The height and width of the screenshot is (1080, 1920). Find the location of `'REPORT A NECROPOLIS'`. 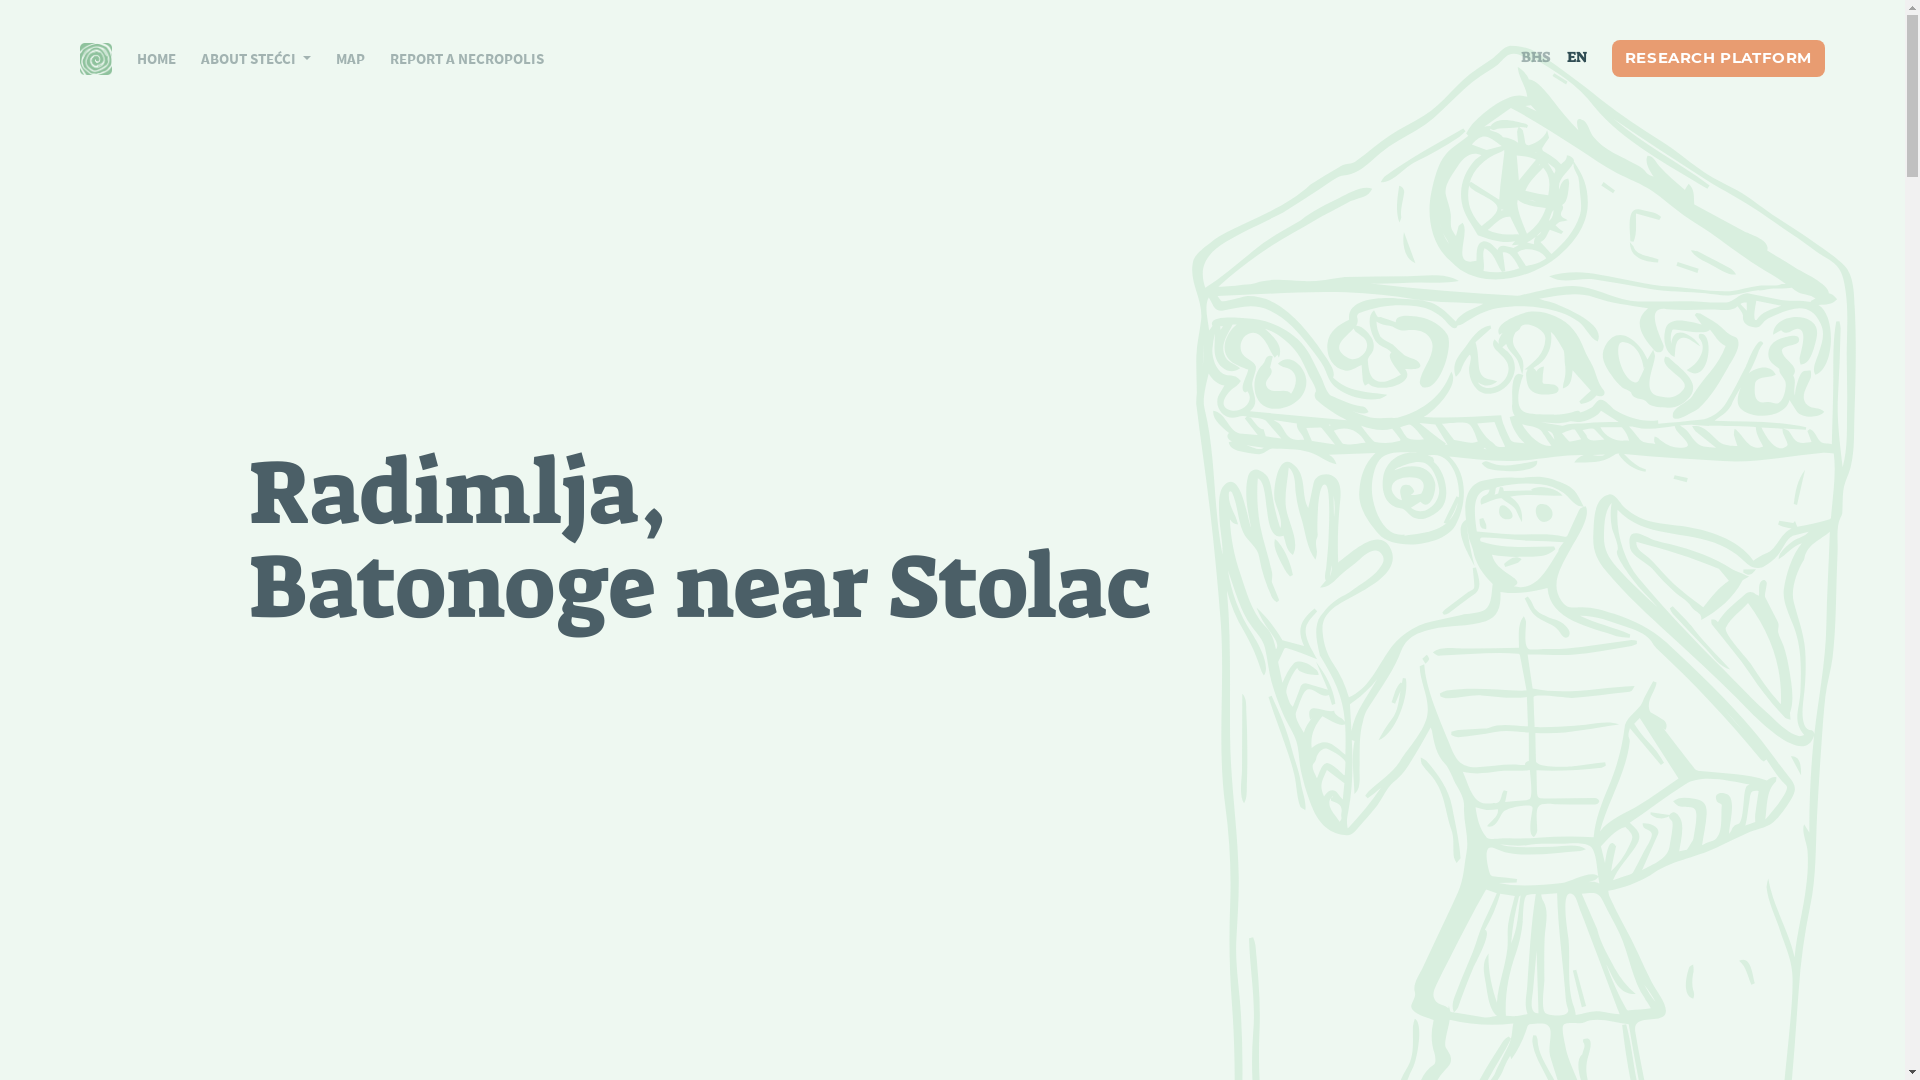

'REPORT A NECROPOLIS' is located at coordinates (453, 57).